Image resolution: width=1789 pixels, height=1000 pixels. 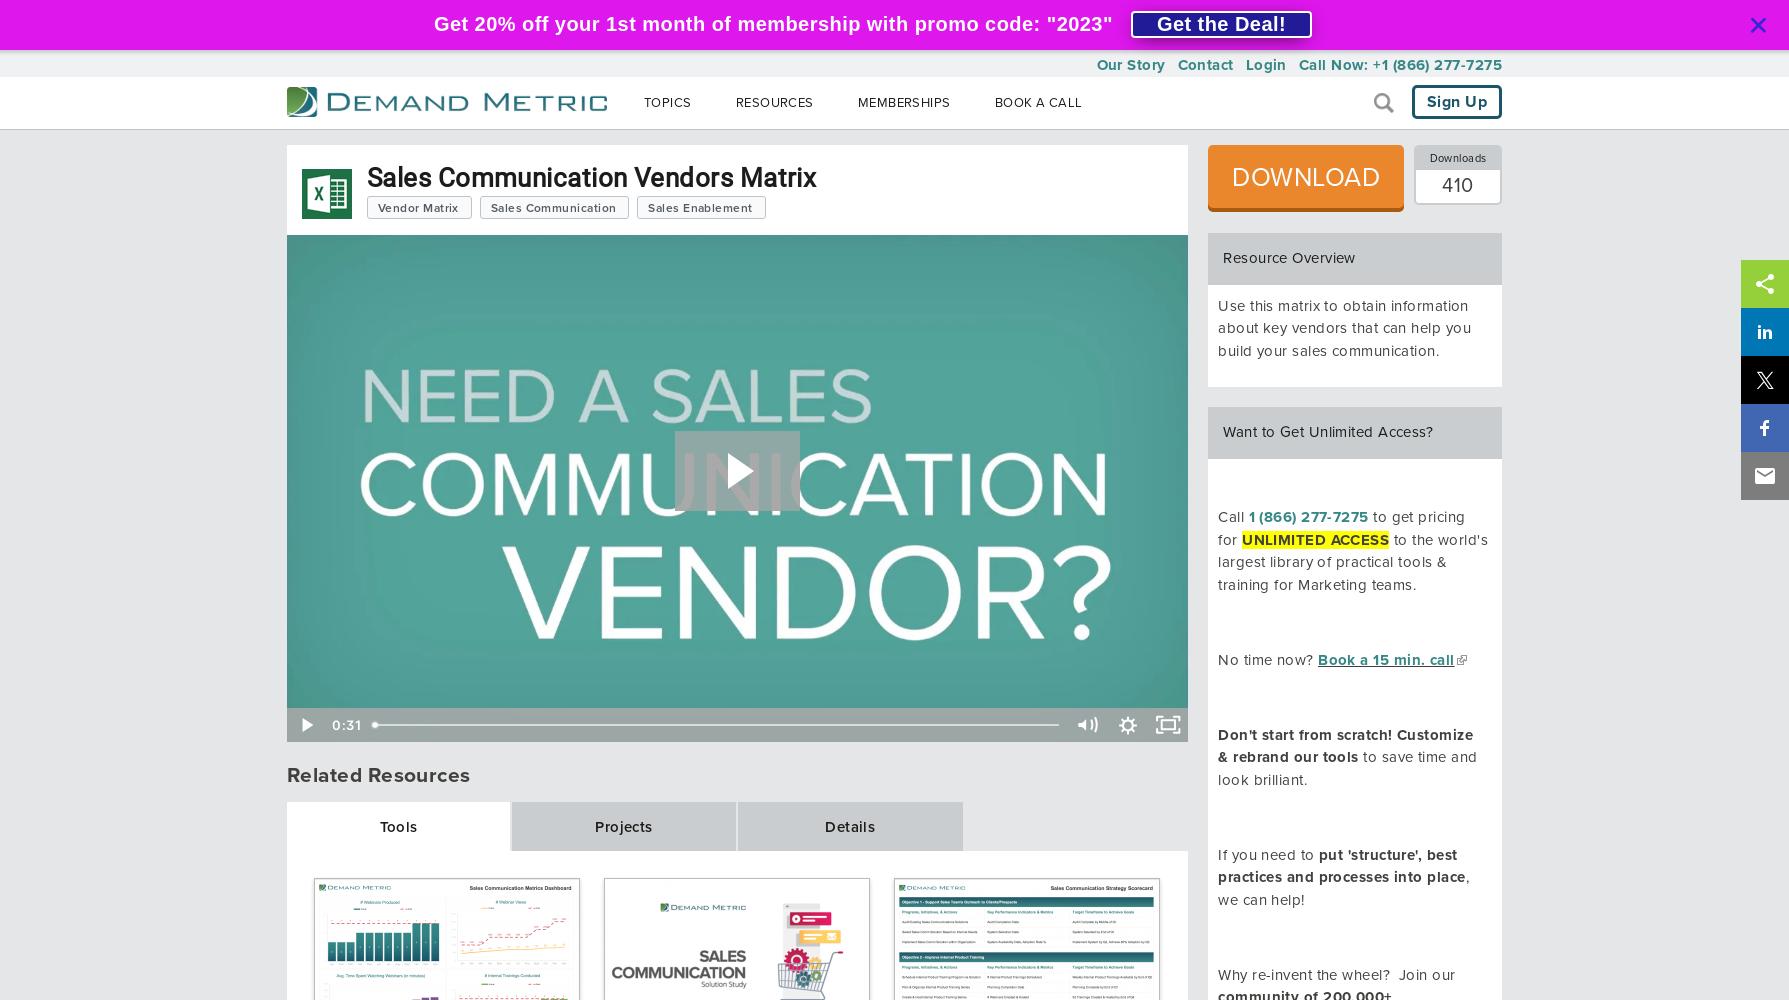 I want to click on 'to get pricing for', so click(x=1341, y=528).